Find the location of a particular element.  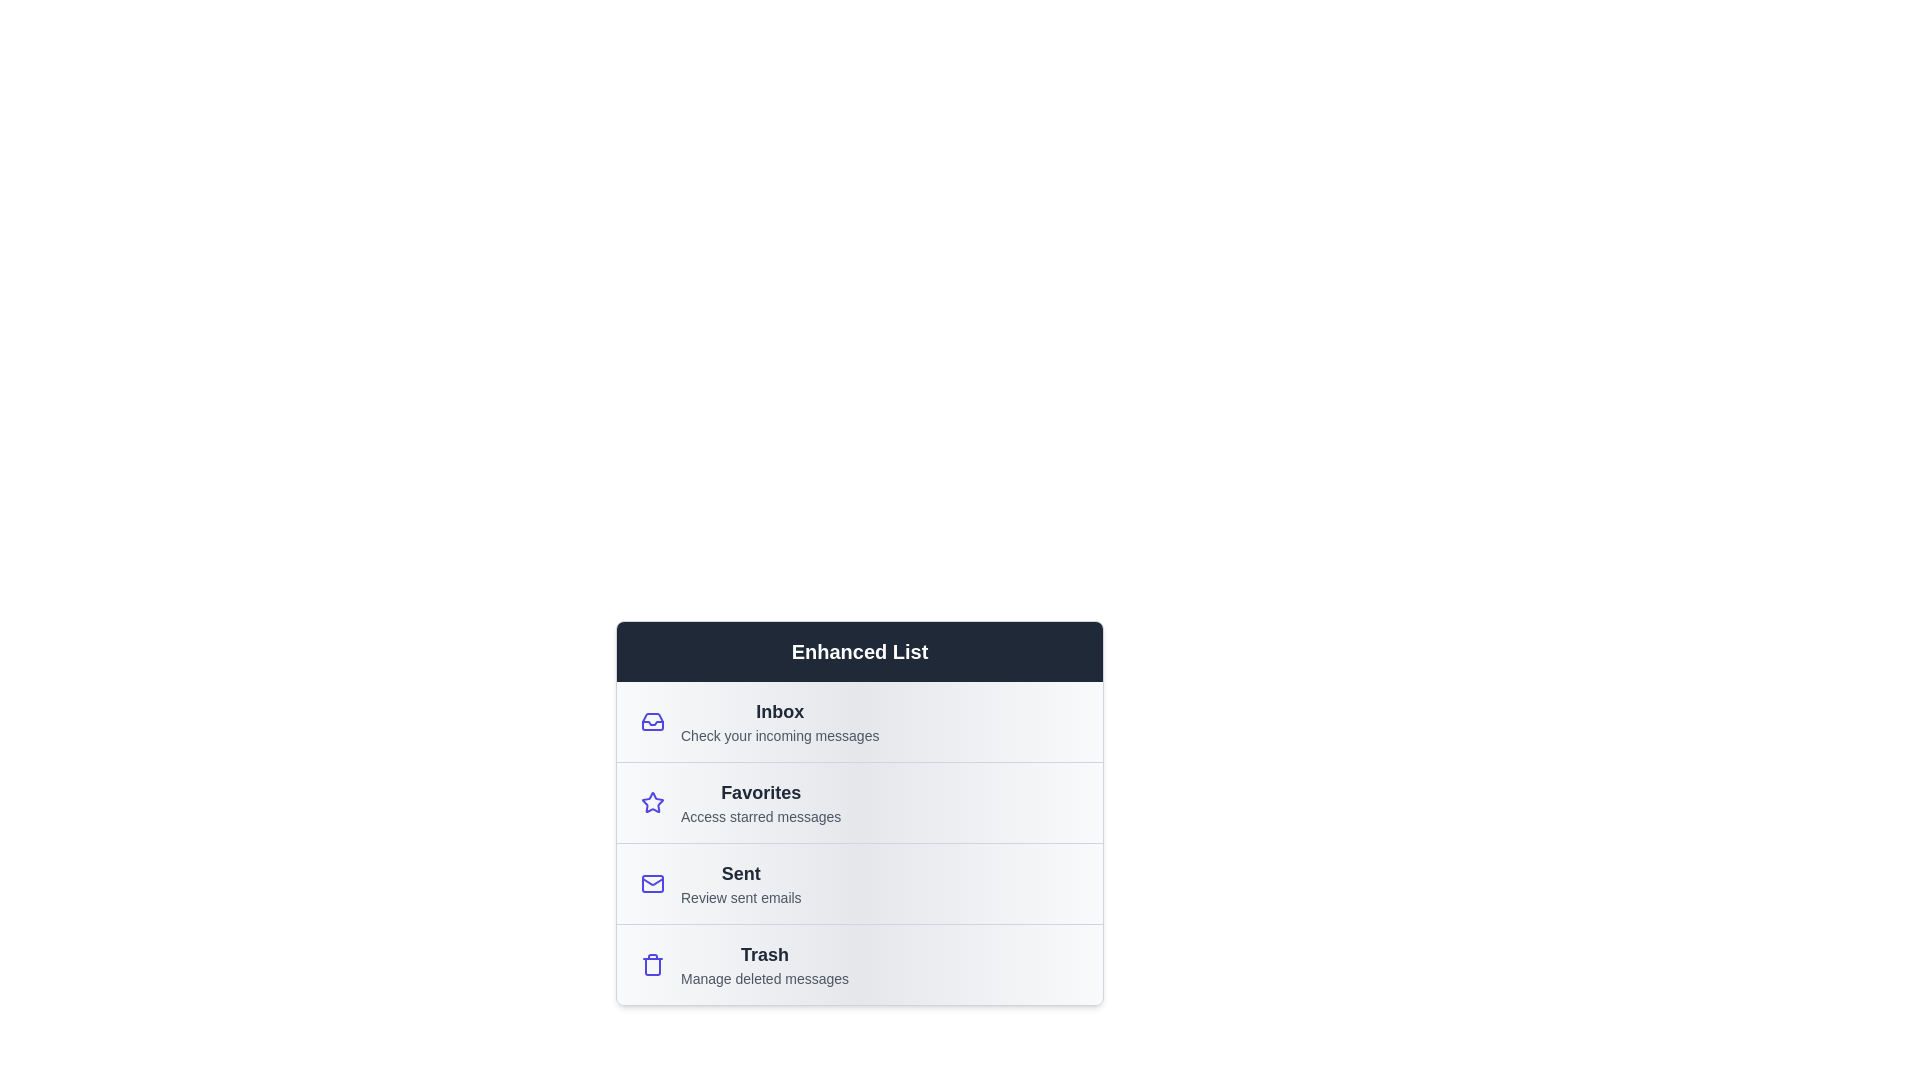

the star icon located is located at coordinates (652, 801).